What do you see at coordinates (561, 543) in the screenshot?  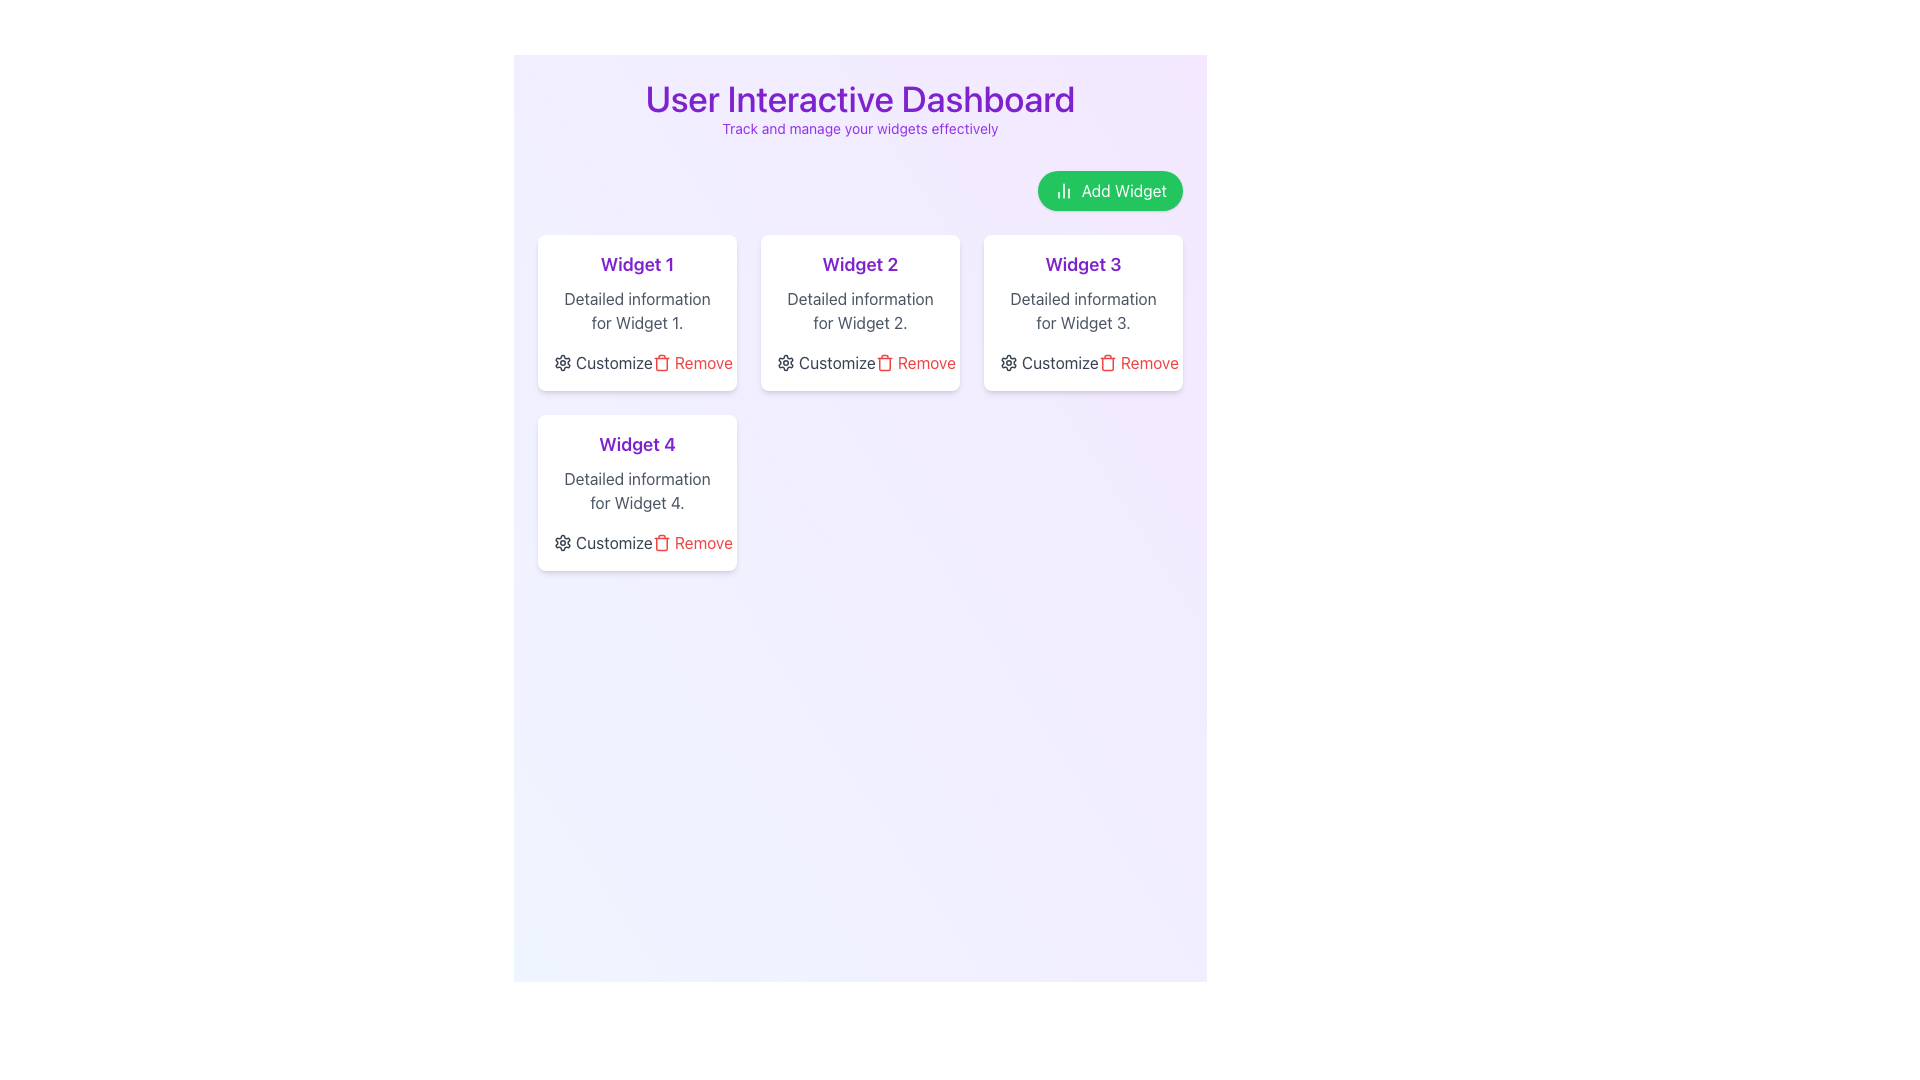 I see `the cogwheel icon indicating settings, located to the left of the 'Customize' label` at bounding box center [561, 543].